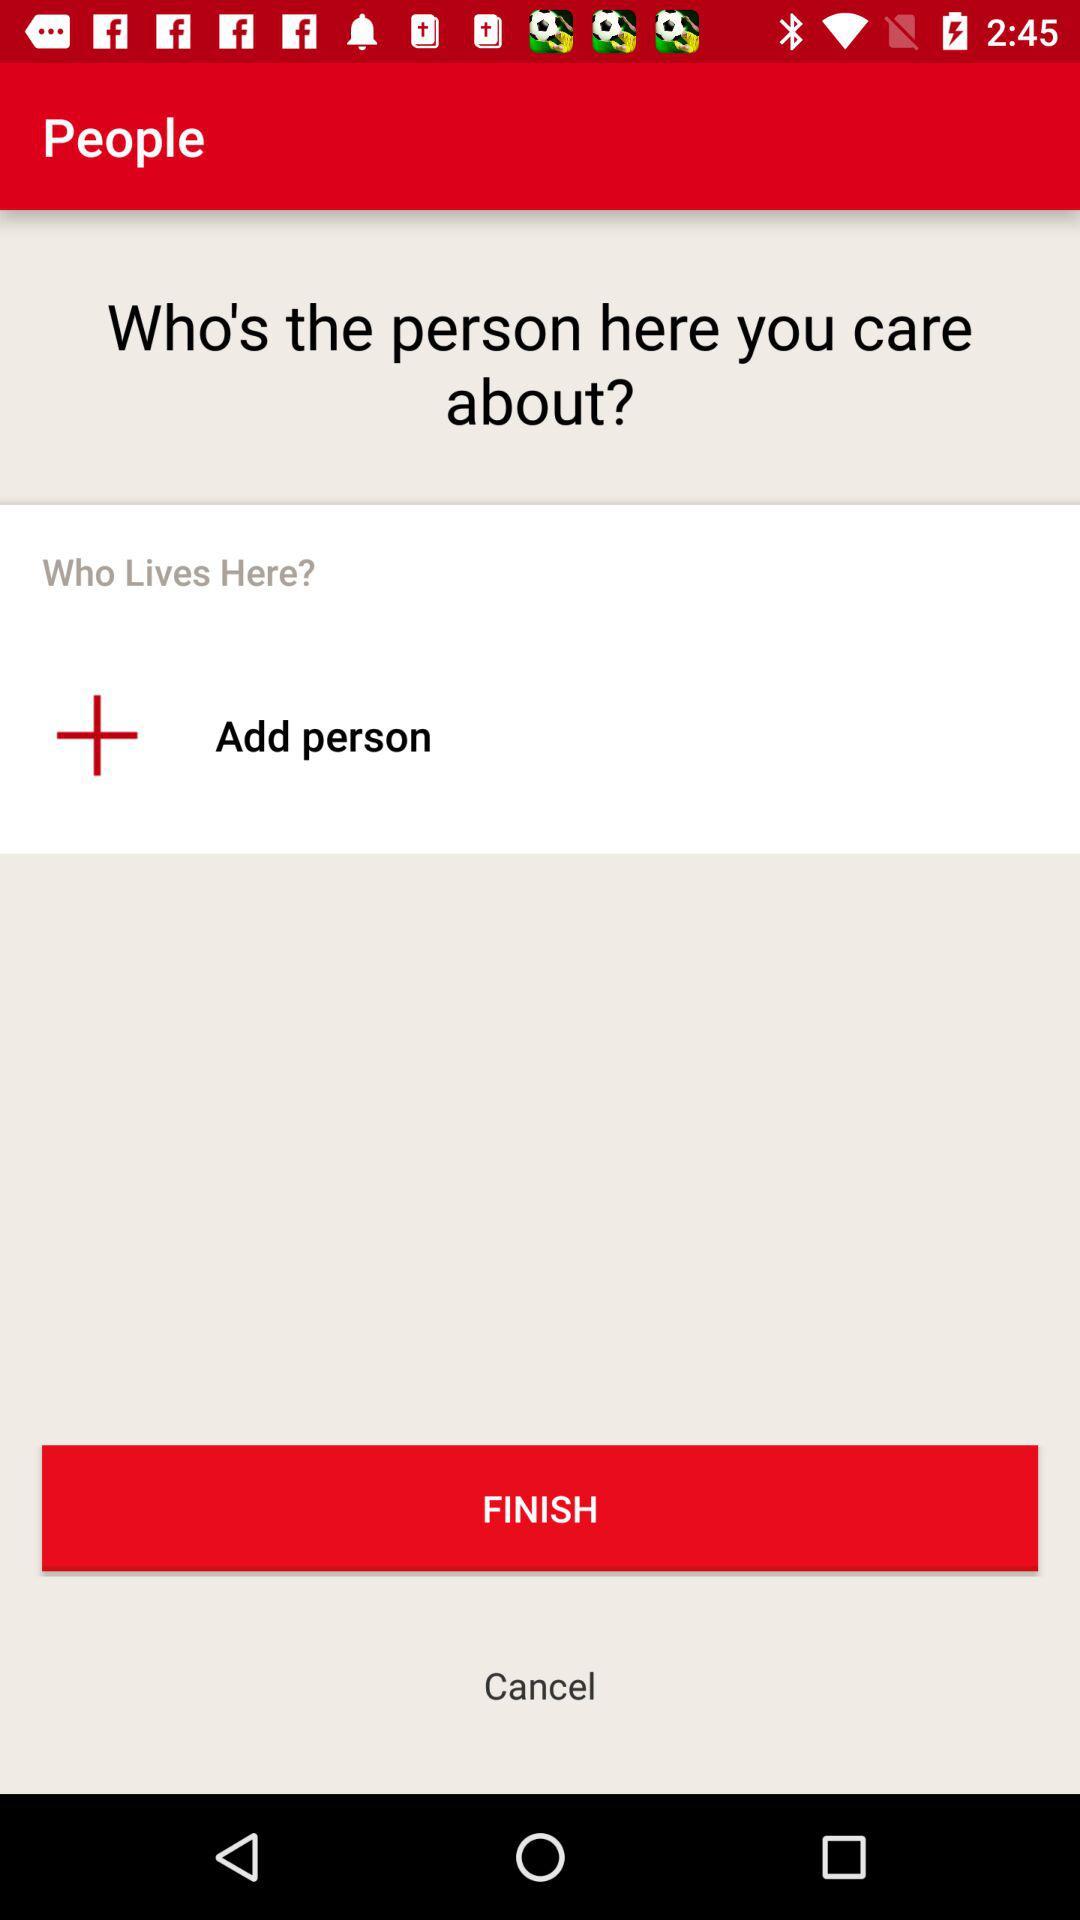 This screenshot has height=1920, width=1080. What do you see at coordinates (540, 1684) in the screenshot?
I see `item below the finish` at bounding box center [540, 1684].